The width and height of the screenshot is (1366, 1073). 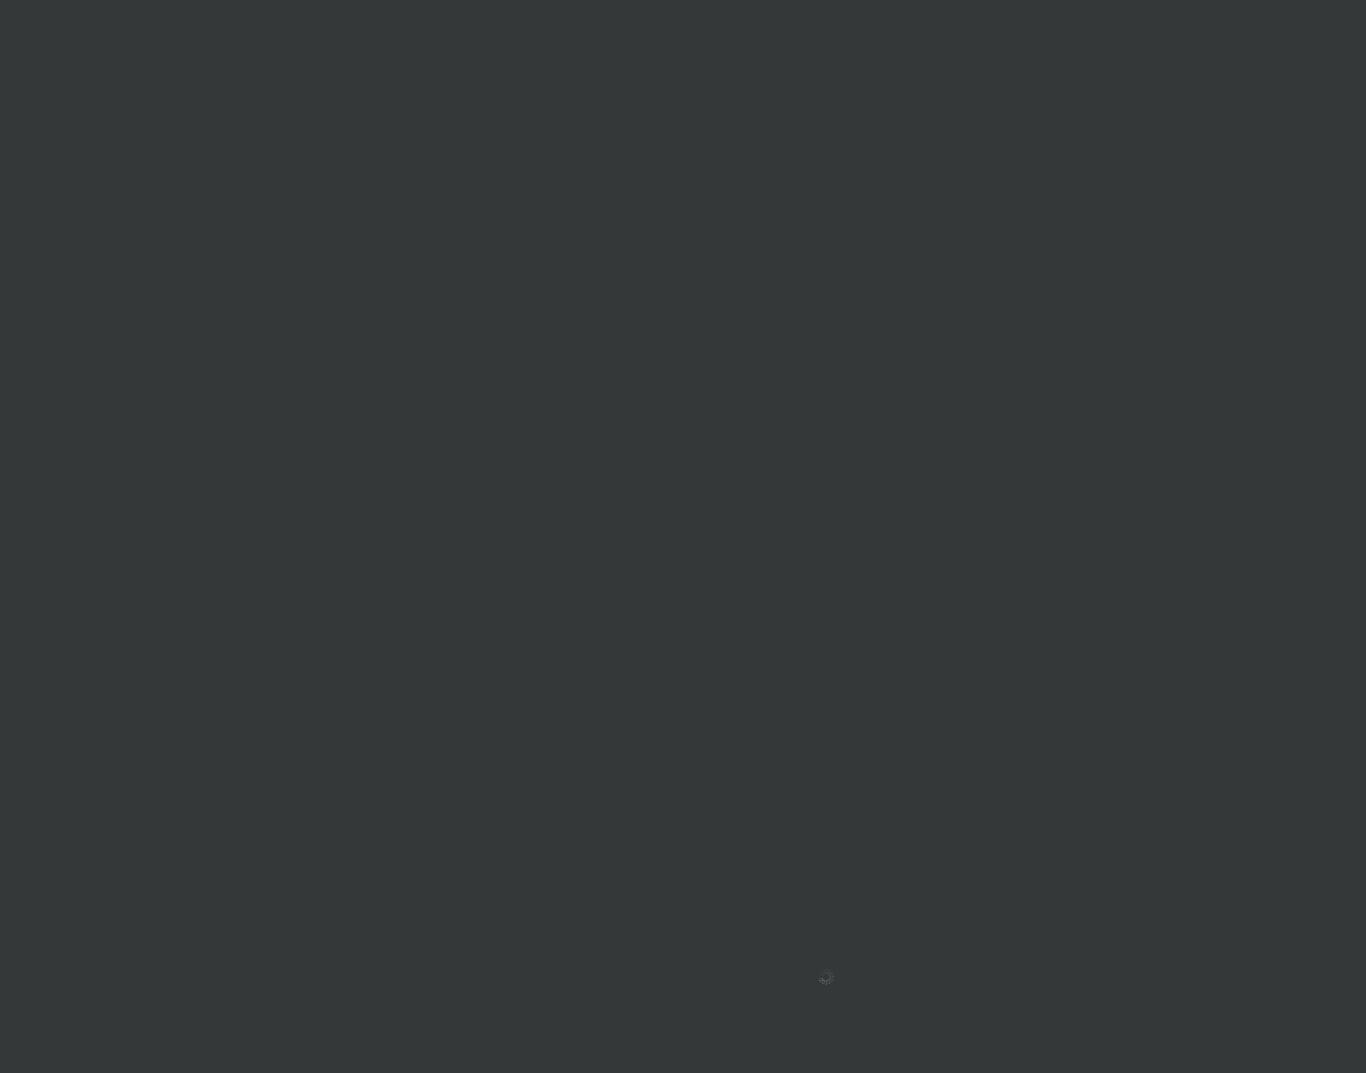 I want to click on 'Pocket', so click(x=973, y=652).